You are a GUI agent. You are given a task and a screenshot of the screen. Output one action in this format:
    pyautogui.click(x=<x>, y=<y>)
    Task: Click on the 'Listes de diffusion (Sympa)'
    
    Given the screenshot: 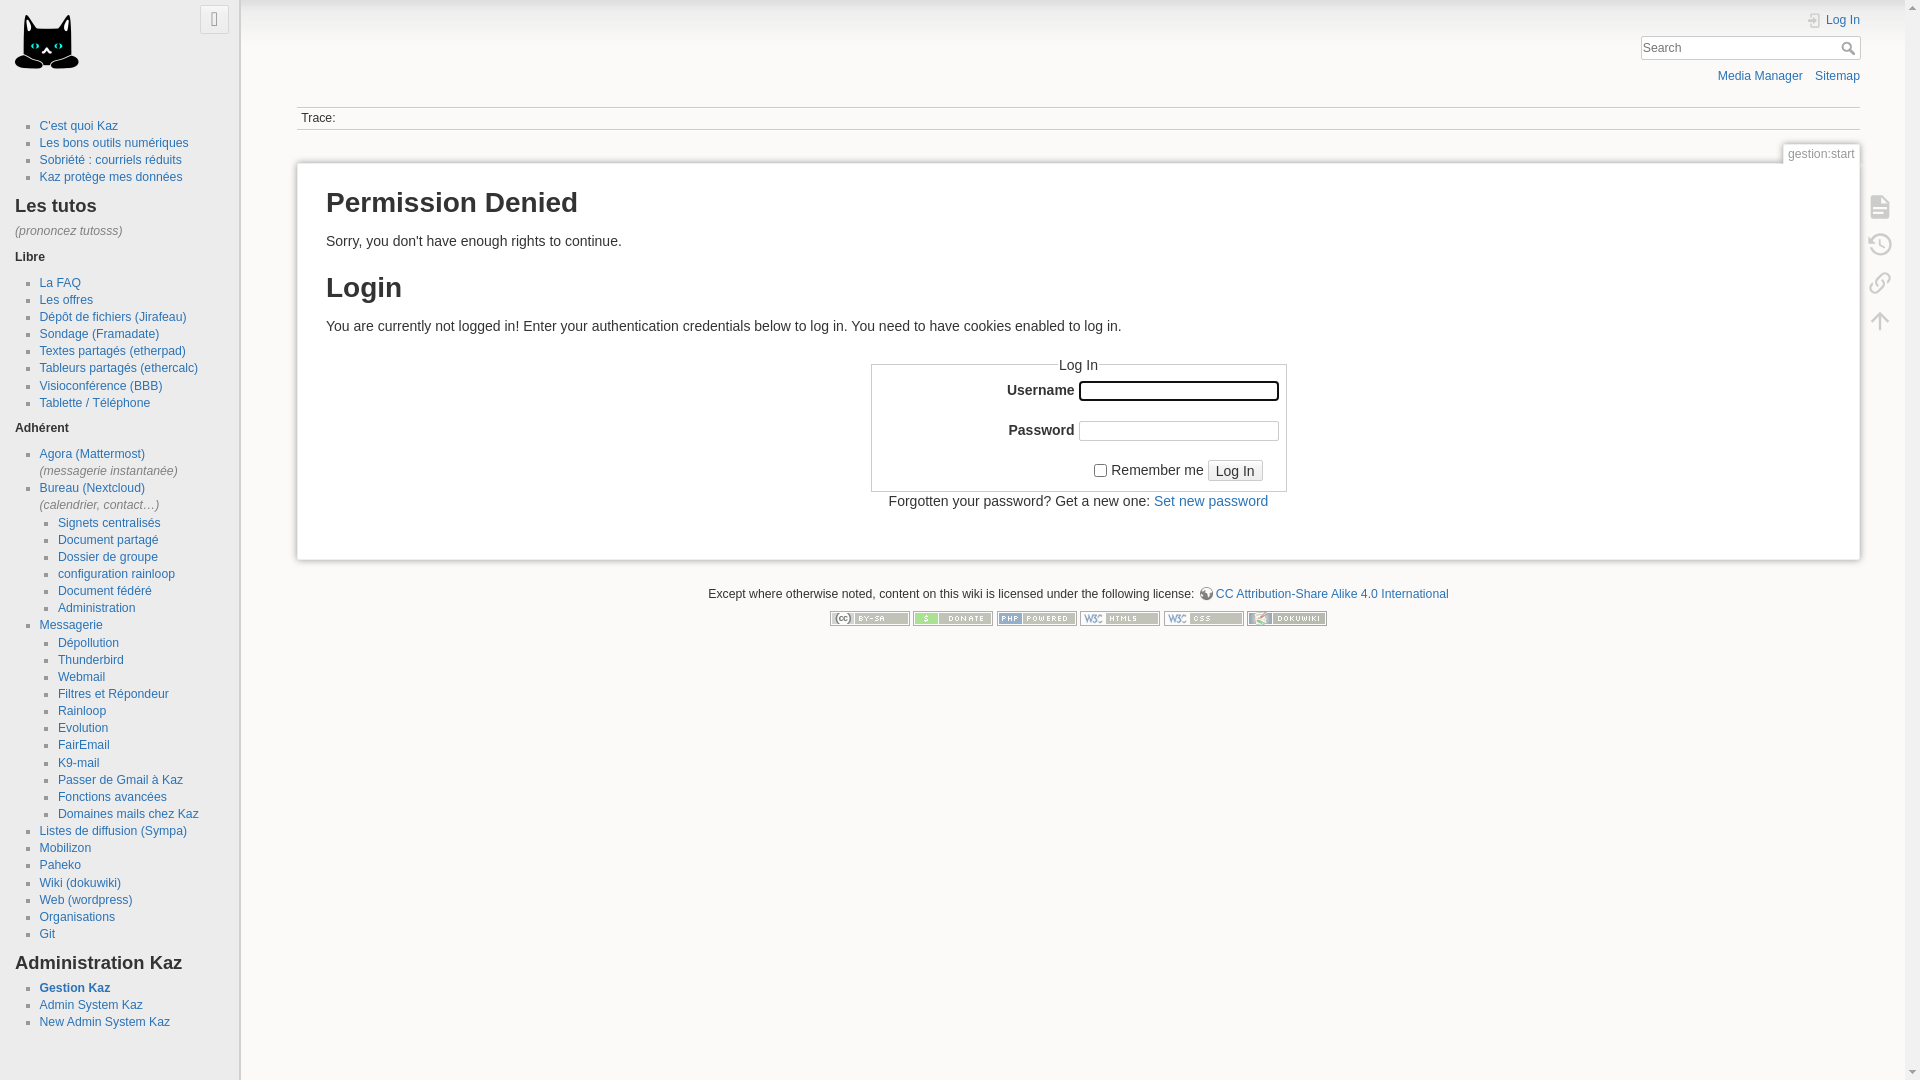 What is the action you would take?
    pyautogui.click(x=39, y=830)
    